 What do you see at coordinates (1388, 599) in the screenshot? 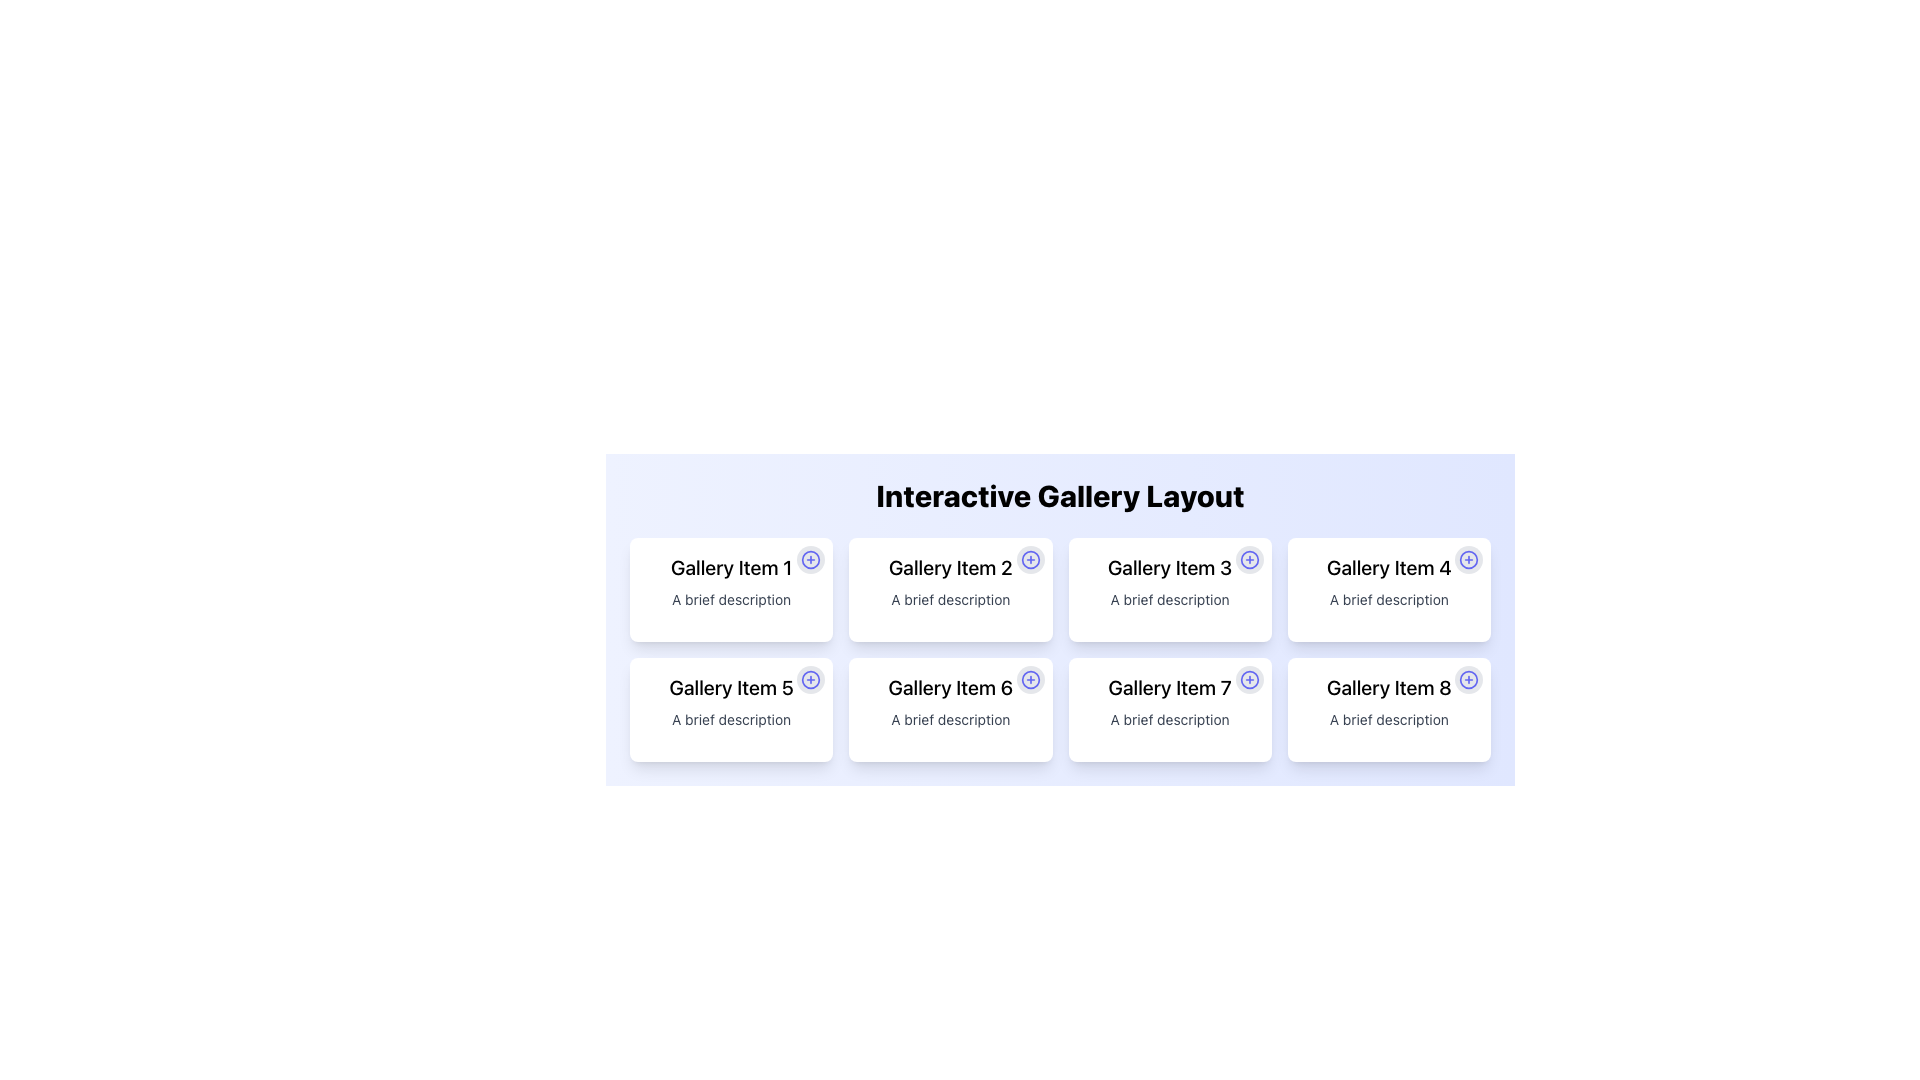
I see `the static text label providing additional information for 'Gallery Item 4', located below the title and above the plus icon` at bounding box center [1388, 599].